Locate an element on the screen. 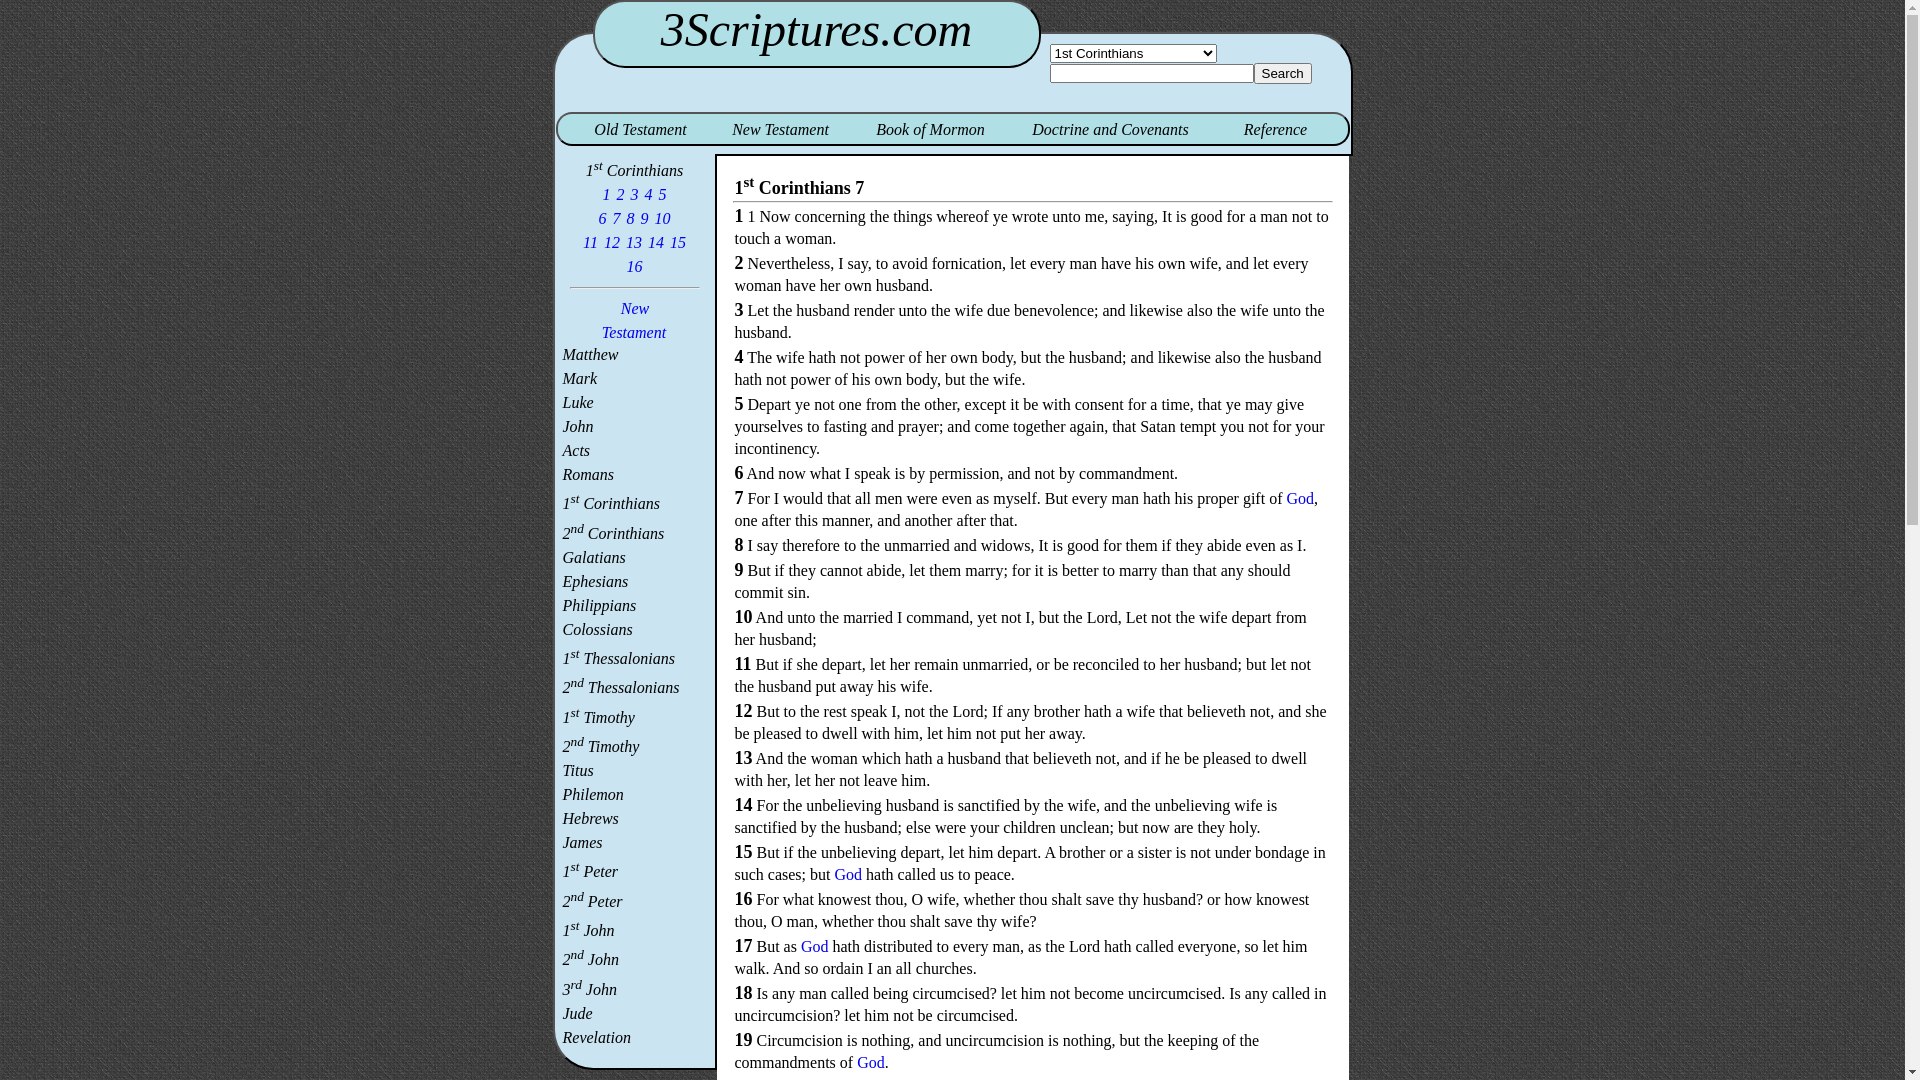 The height and width of the screenshot is (1080, 1920). '9' is located at coordinates (638, 218).